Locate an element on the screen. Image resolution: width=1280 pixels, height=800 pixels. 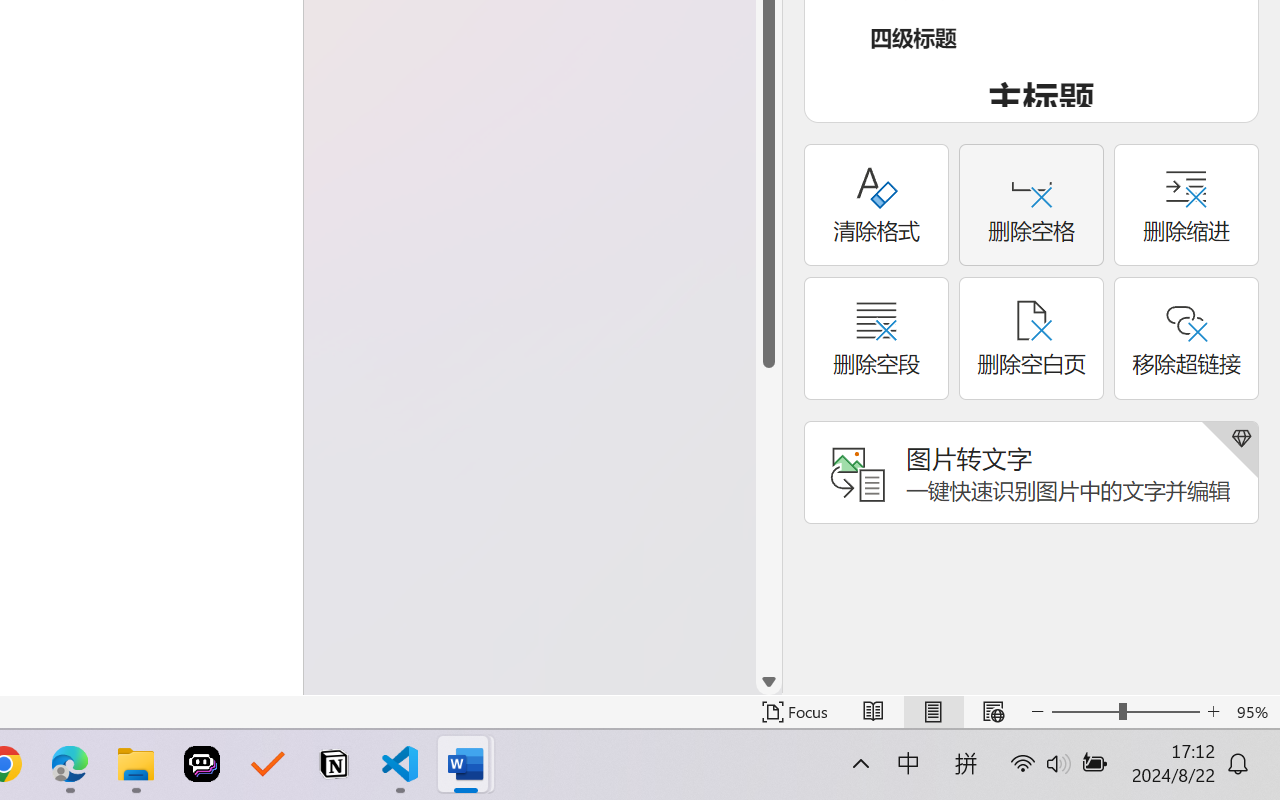
'Line down' is located at coordinates (768, 682).